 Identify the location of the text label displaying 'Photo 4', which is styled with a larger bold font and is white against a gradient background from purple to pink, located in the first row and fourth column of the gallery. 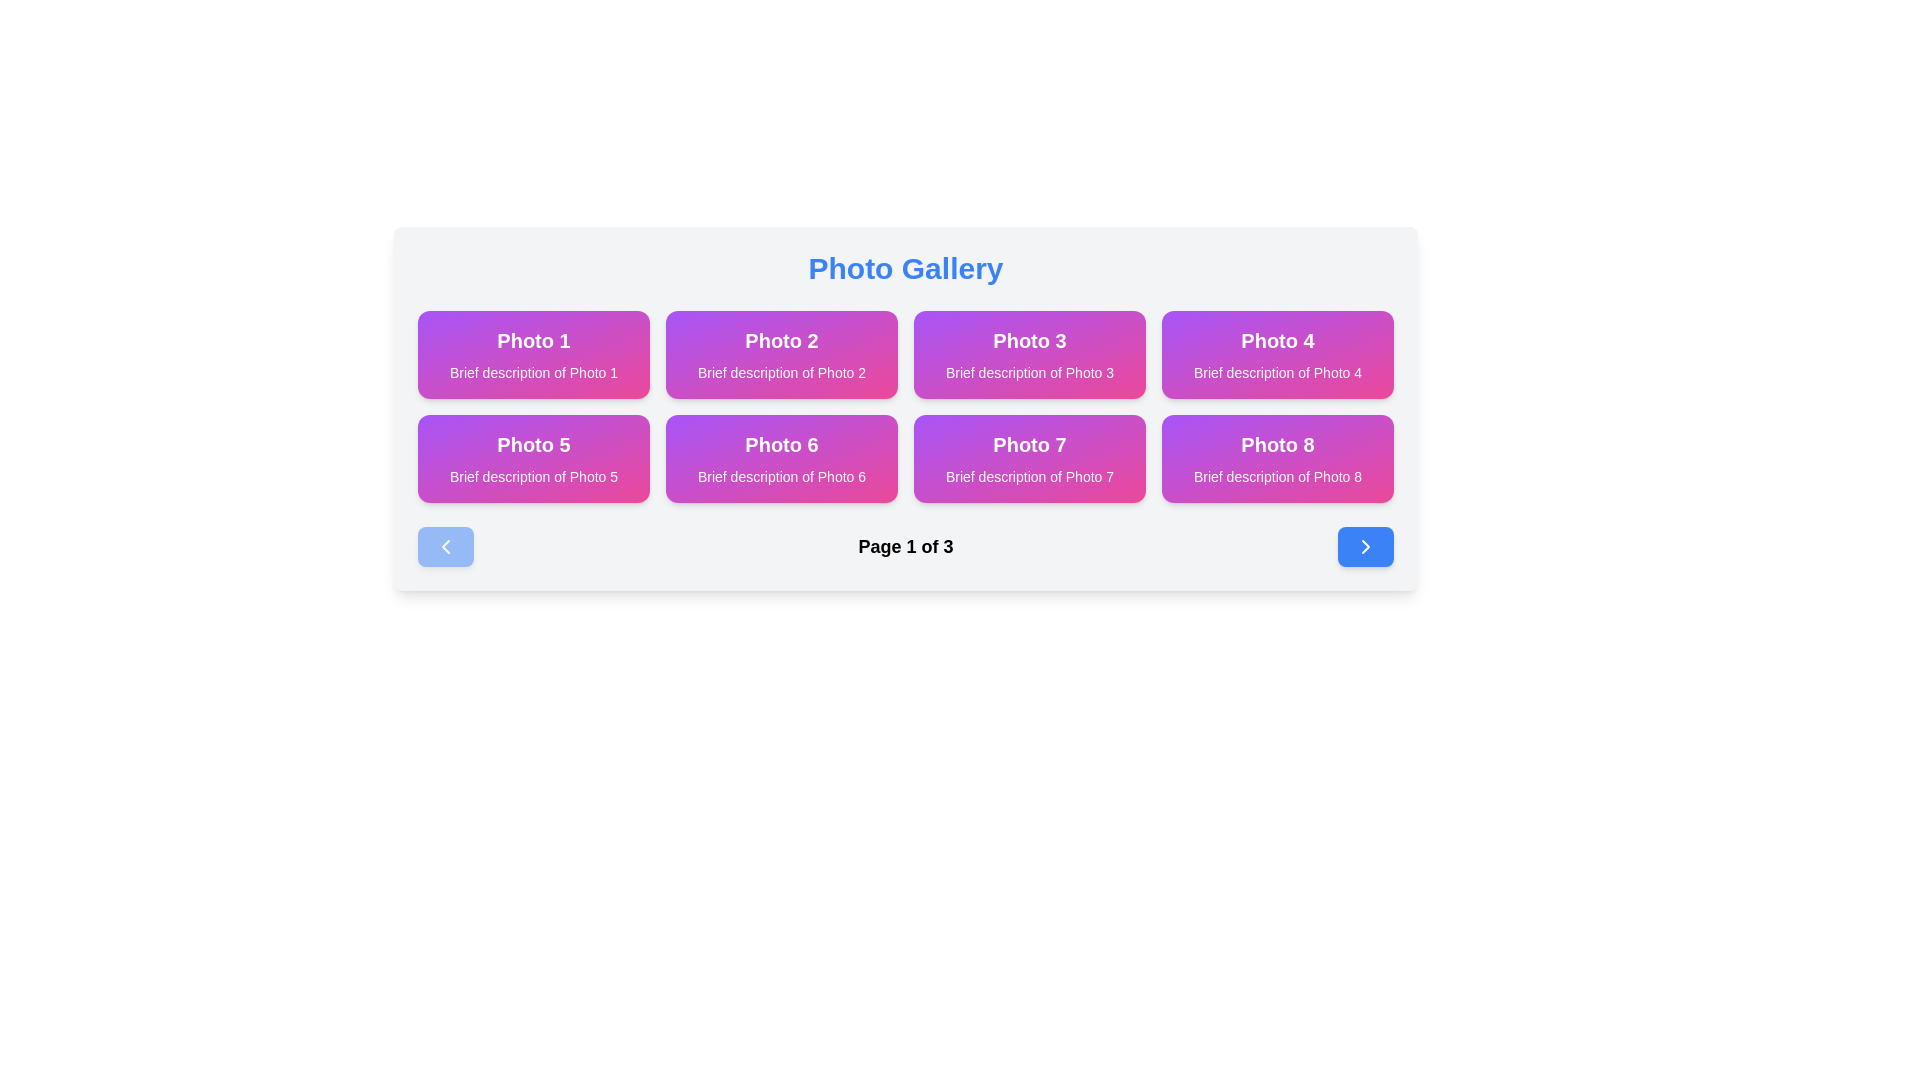
(1276, 339).